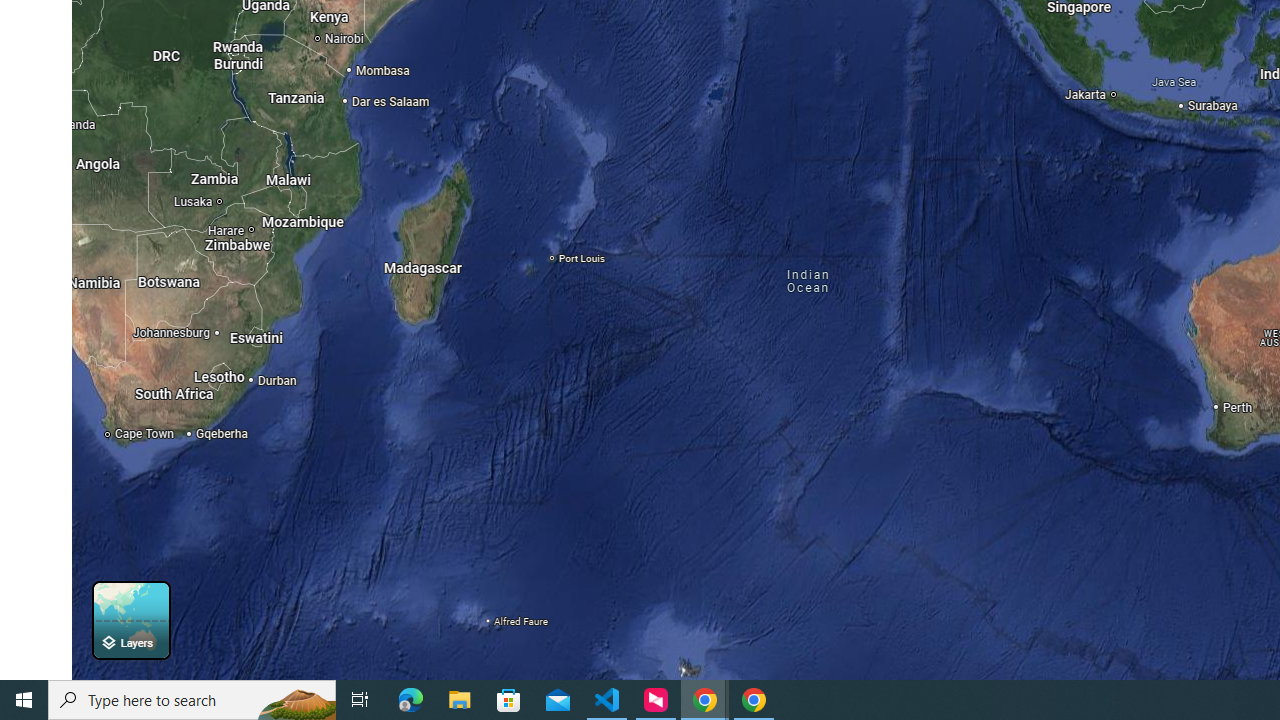 The height and width of the screenshot is (720, 1280). I want to click on 'Layers', so click(130, 619).